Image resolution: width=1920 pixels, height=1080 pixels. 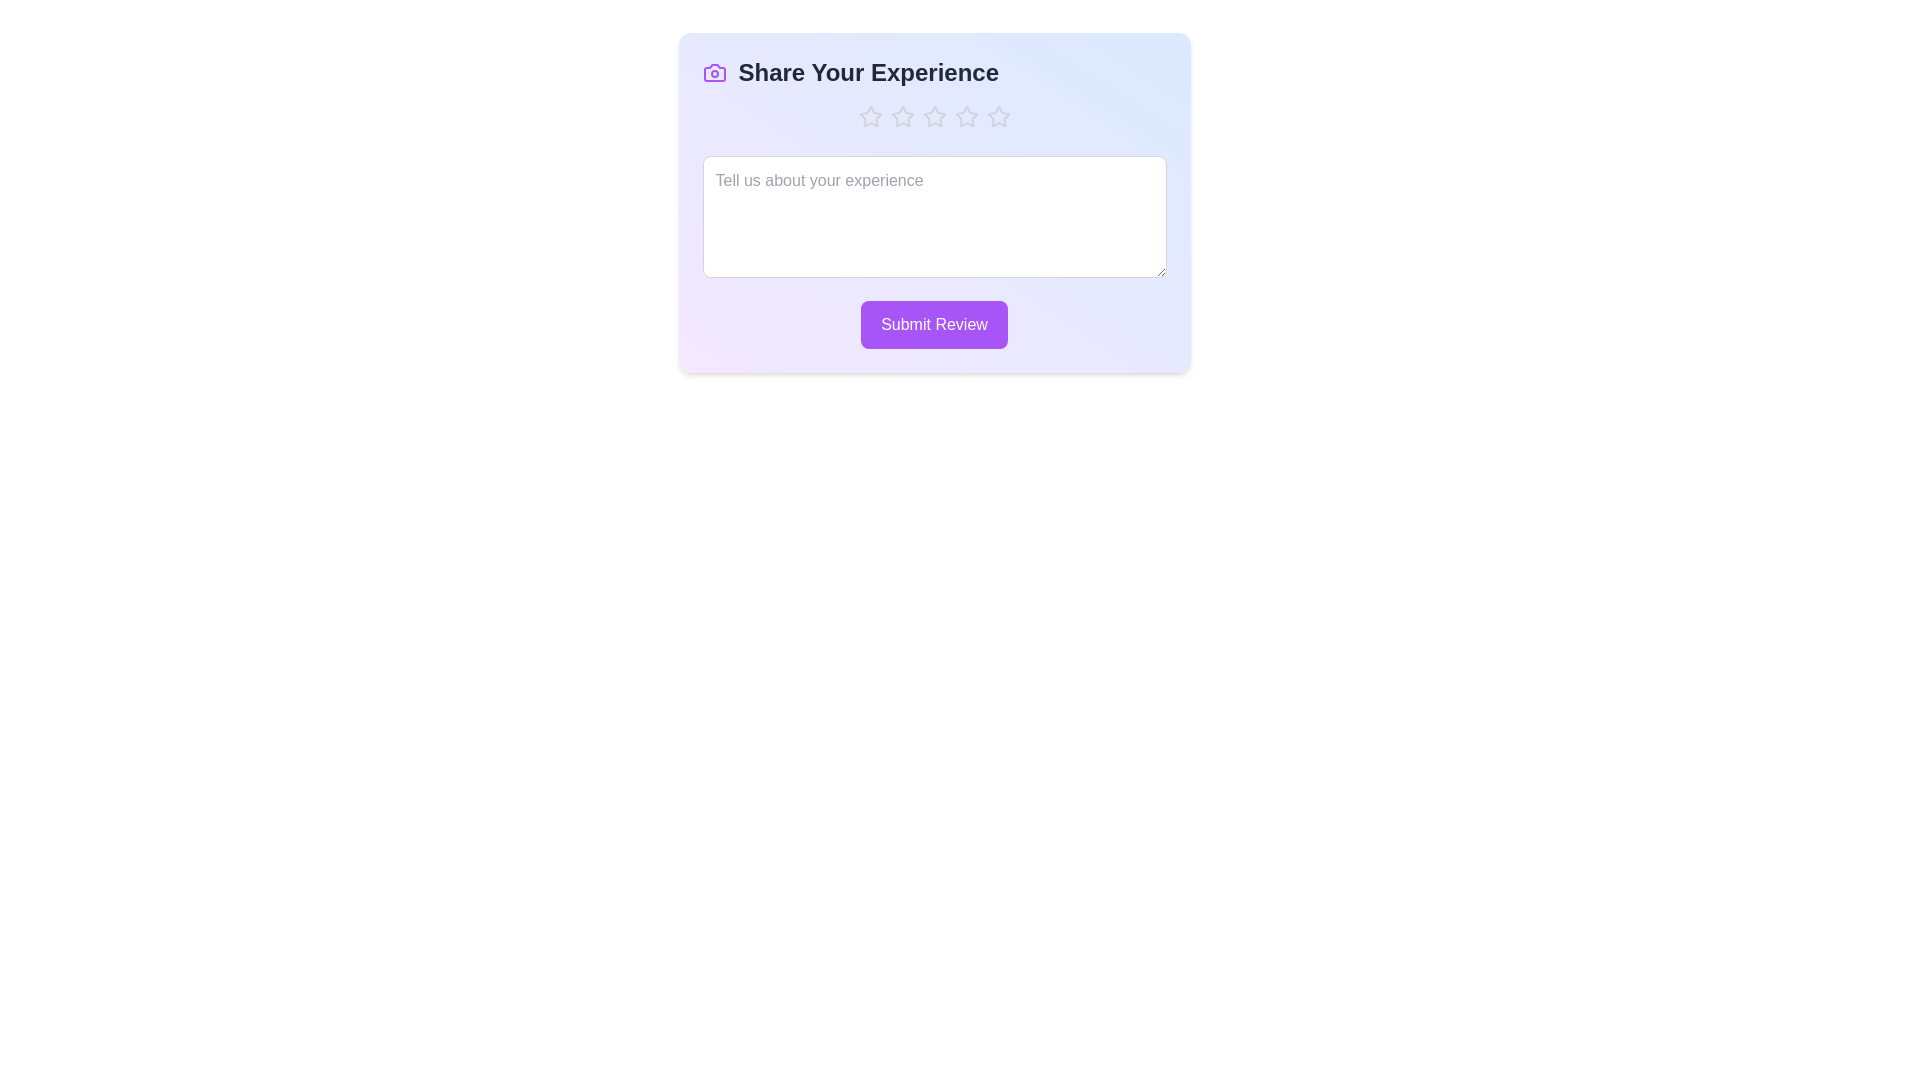 What do you see at coordinates (714, 72) in the screenshot?
I see `the camera icon to interact with it` at bounding box center [714, 72].